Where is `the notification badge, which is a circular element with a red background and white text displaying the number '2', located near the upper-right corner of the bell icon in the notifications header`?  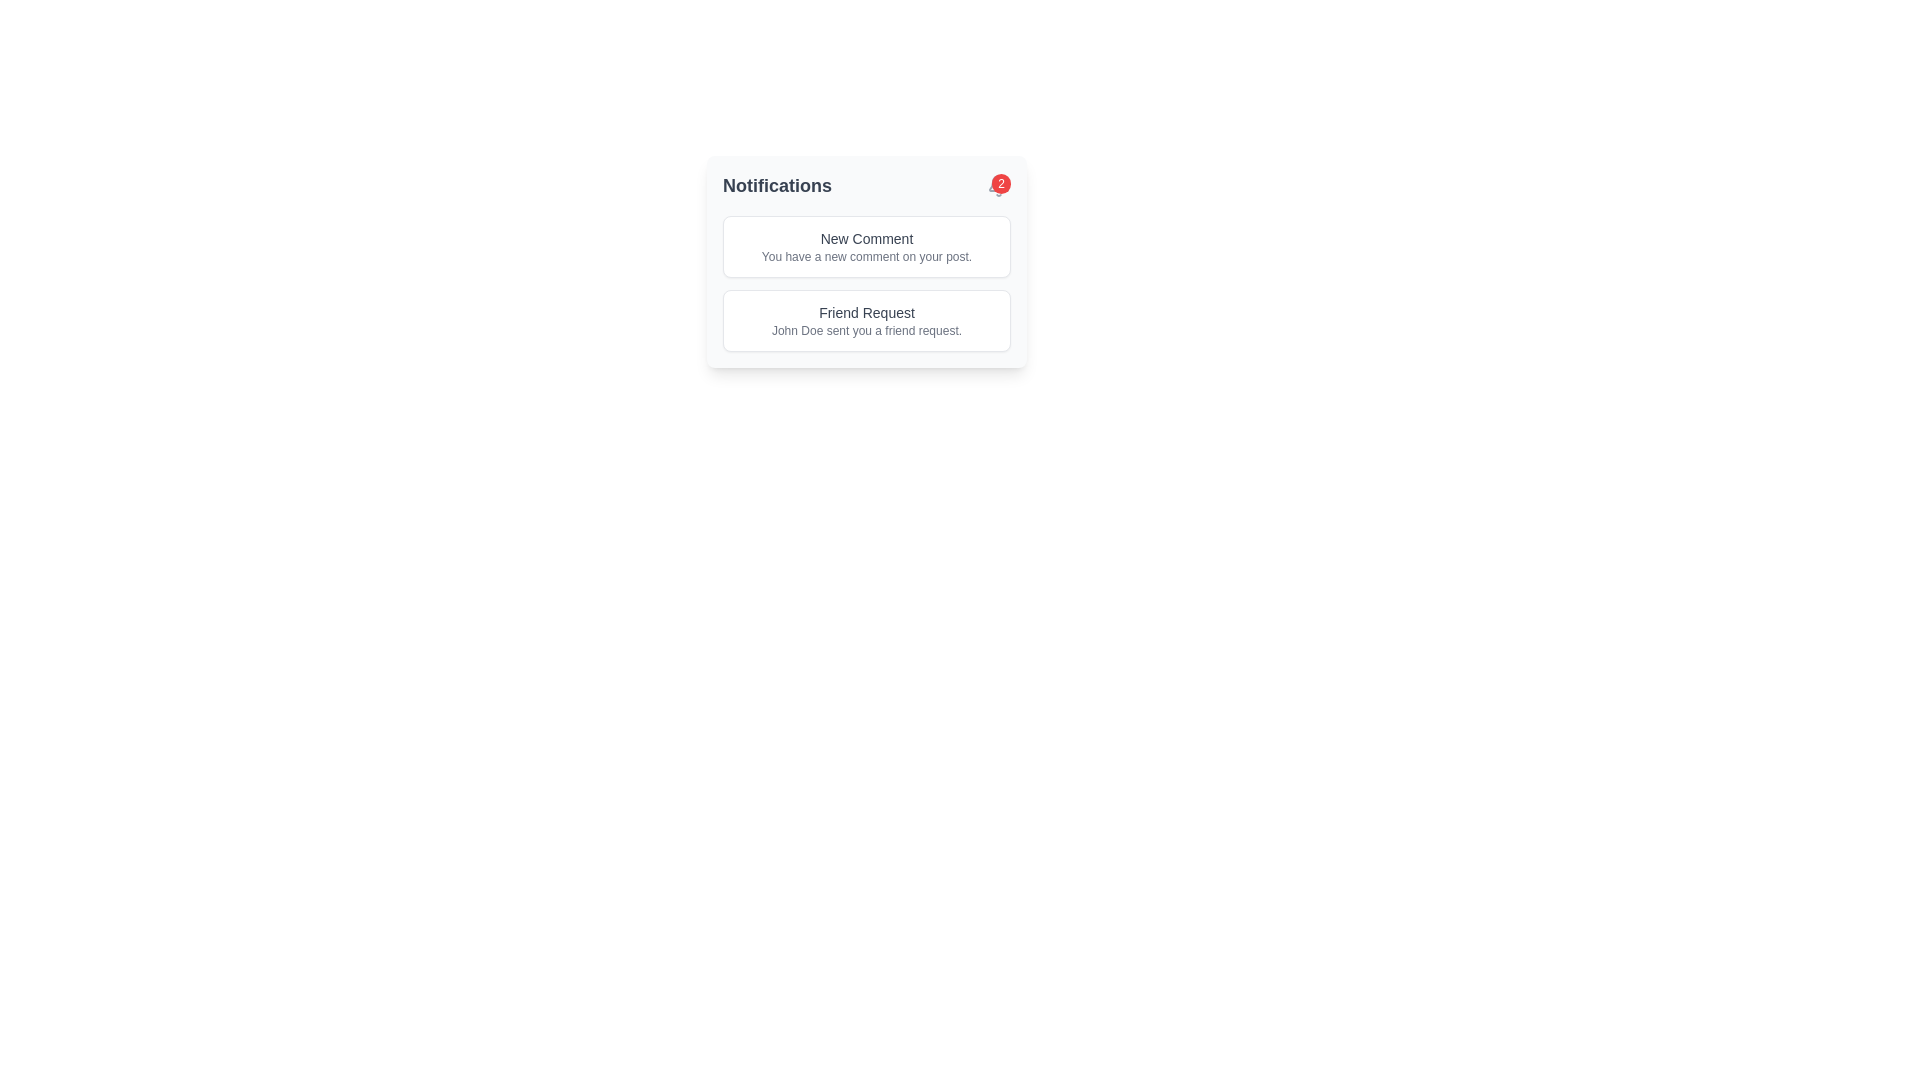
the notification badge, which is a circular element with a red background and white text displaying the number '2', located near the upper-right corner of the bell icon in the notifications header is located at coordinates (998, 185).